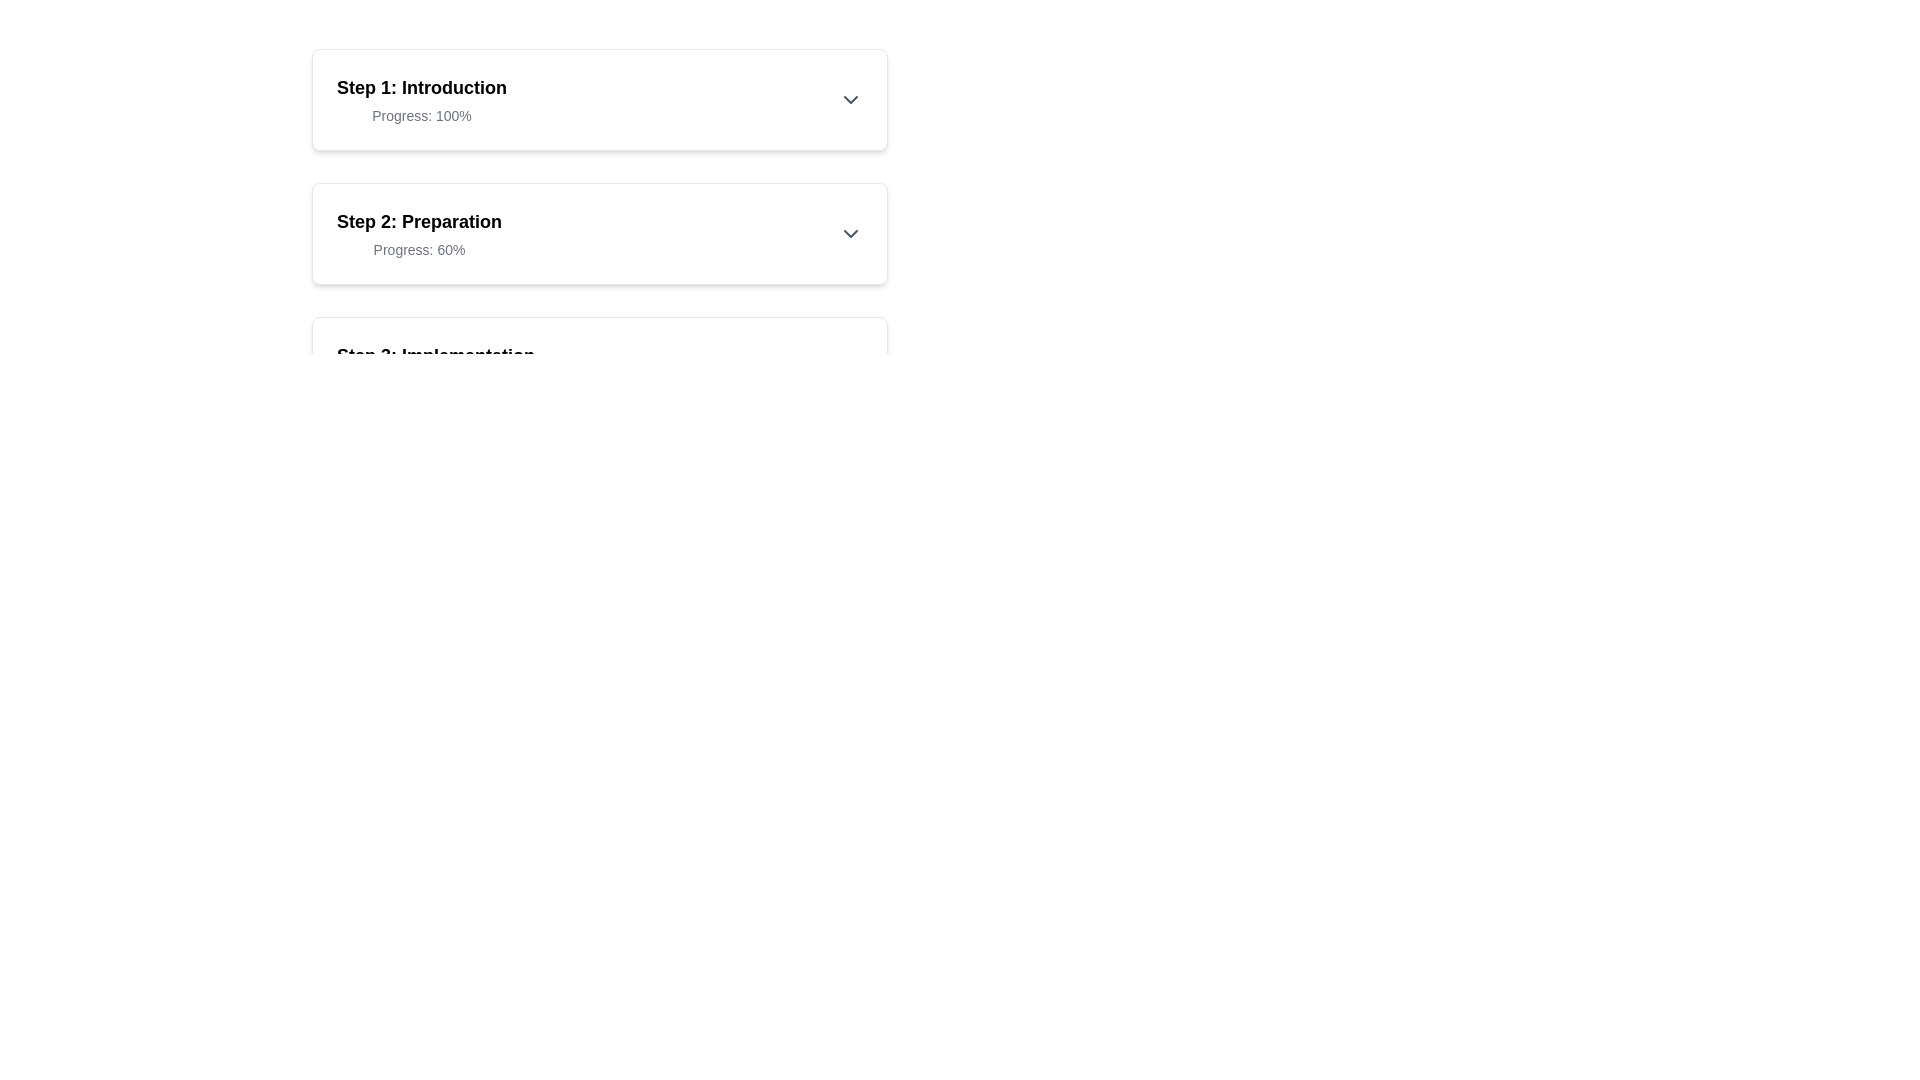  Describe the element at coordinates (421, 115) in the screenshot. I see `the text label displaying 'Progress: 100%' which is located below the heading 'Step 1: Introduction'` at that location.